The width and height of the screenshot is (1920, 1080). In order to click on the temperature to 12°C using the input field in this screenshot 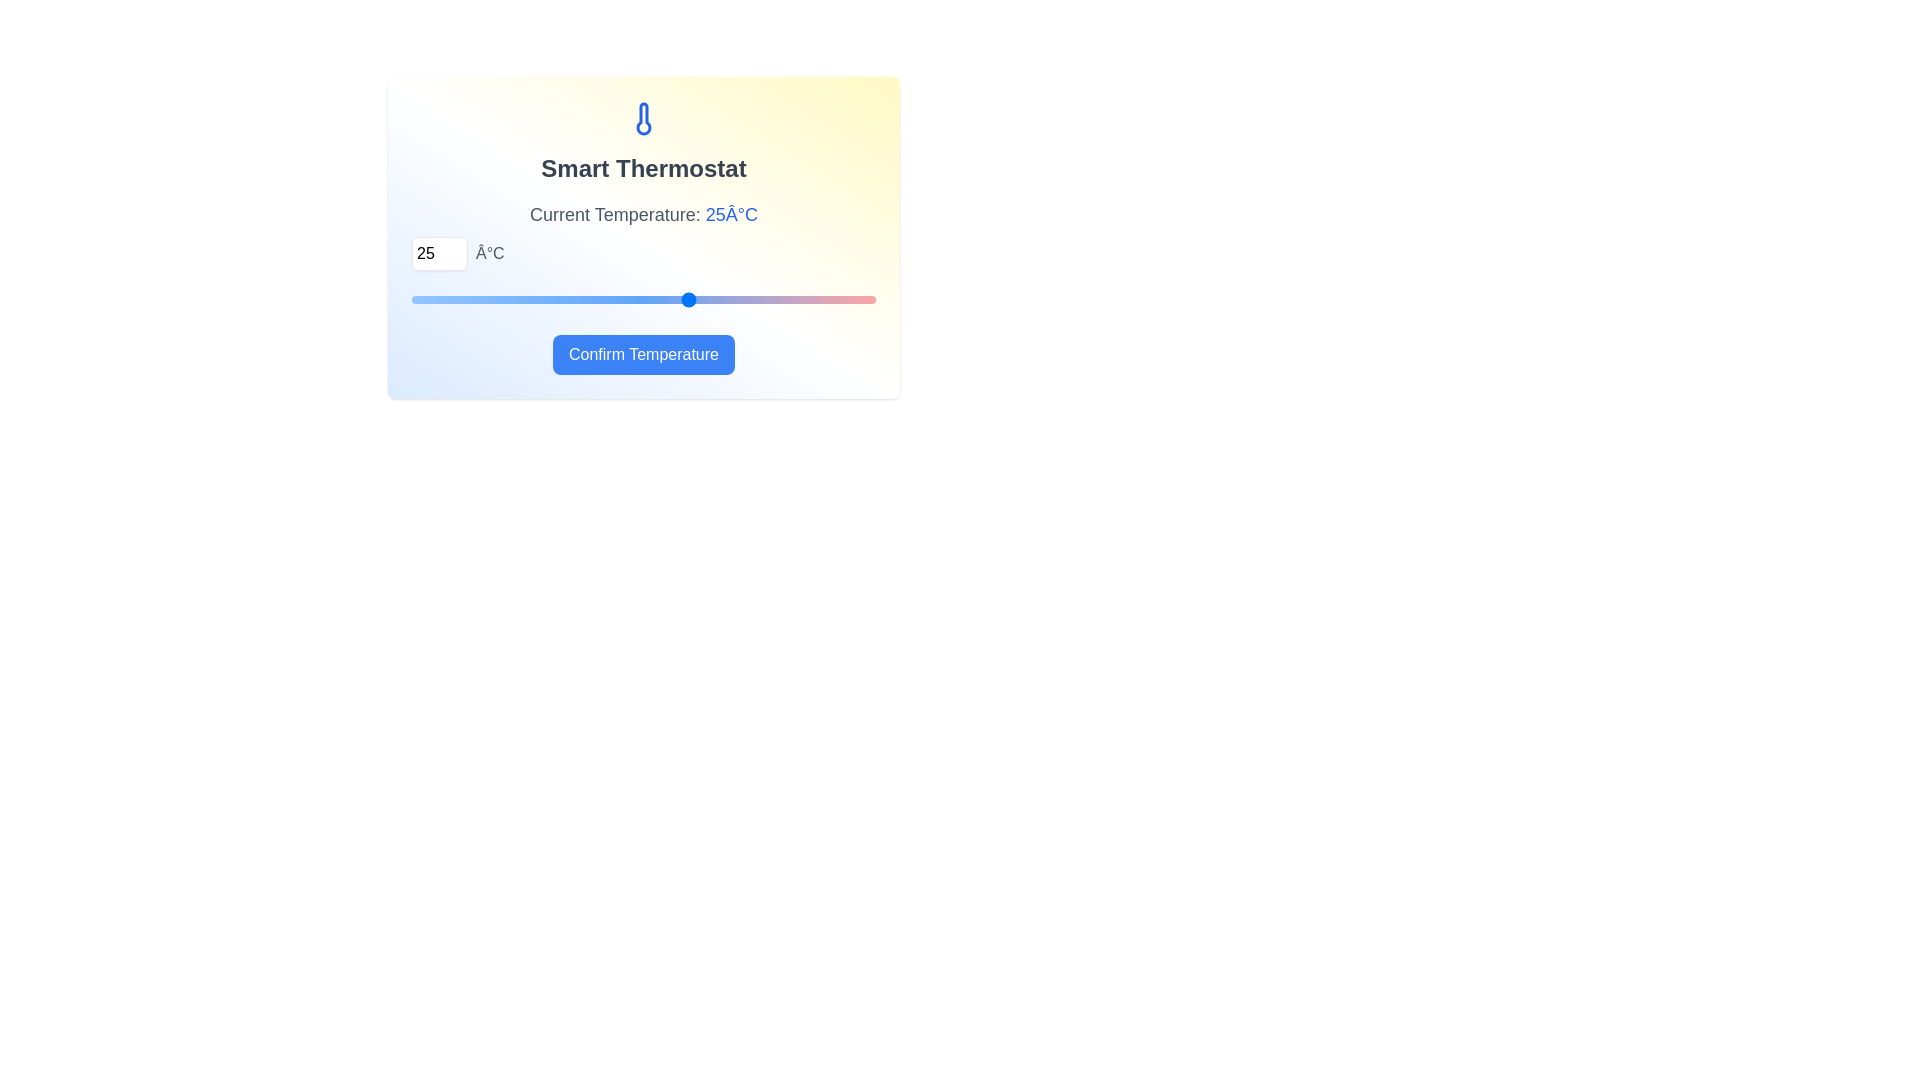, I will do `click(439, 253)`.